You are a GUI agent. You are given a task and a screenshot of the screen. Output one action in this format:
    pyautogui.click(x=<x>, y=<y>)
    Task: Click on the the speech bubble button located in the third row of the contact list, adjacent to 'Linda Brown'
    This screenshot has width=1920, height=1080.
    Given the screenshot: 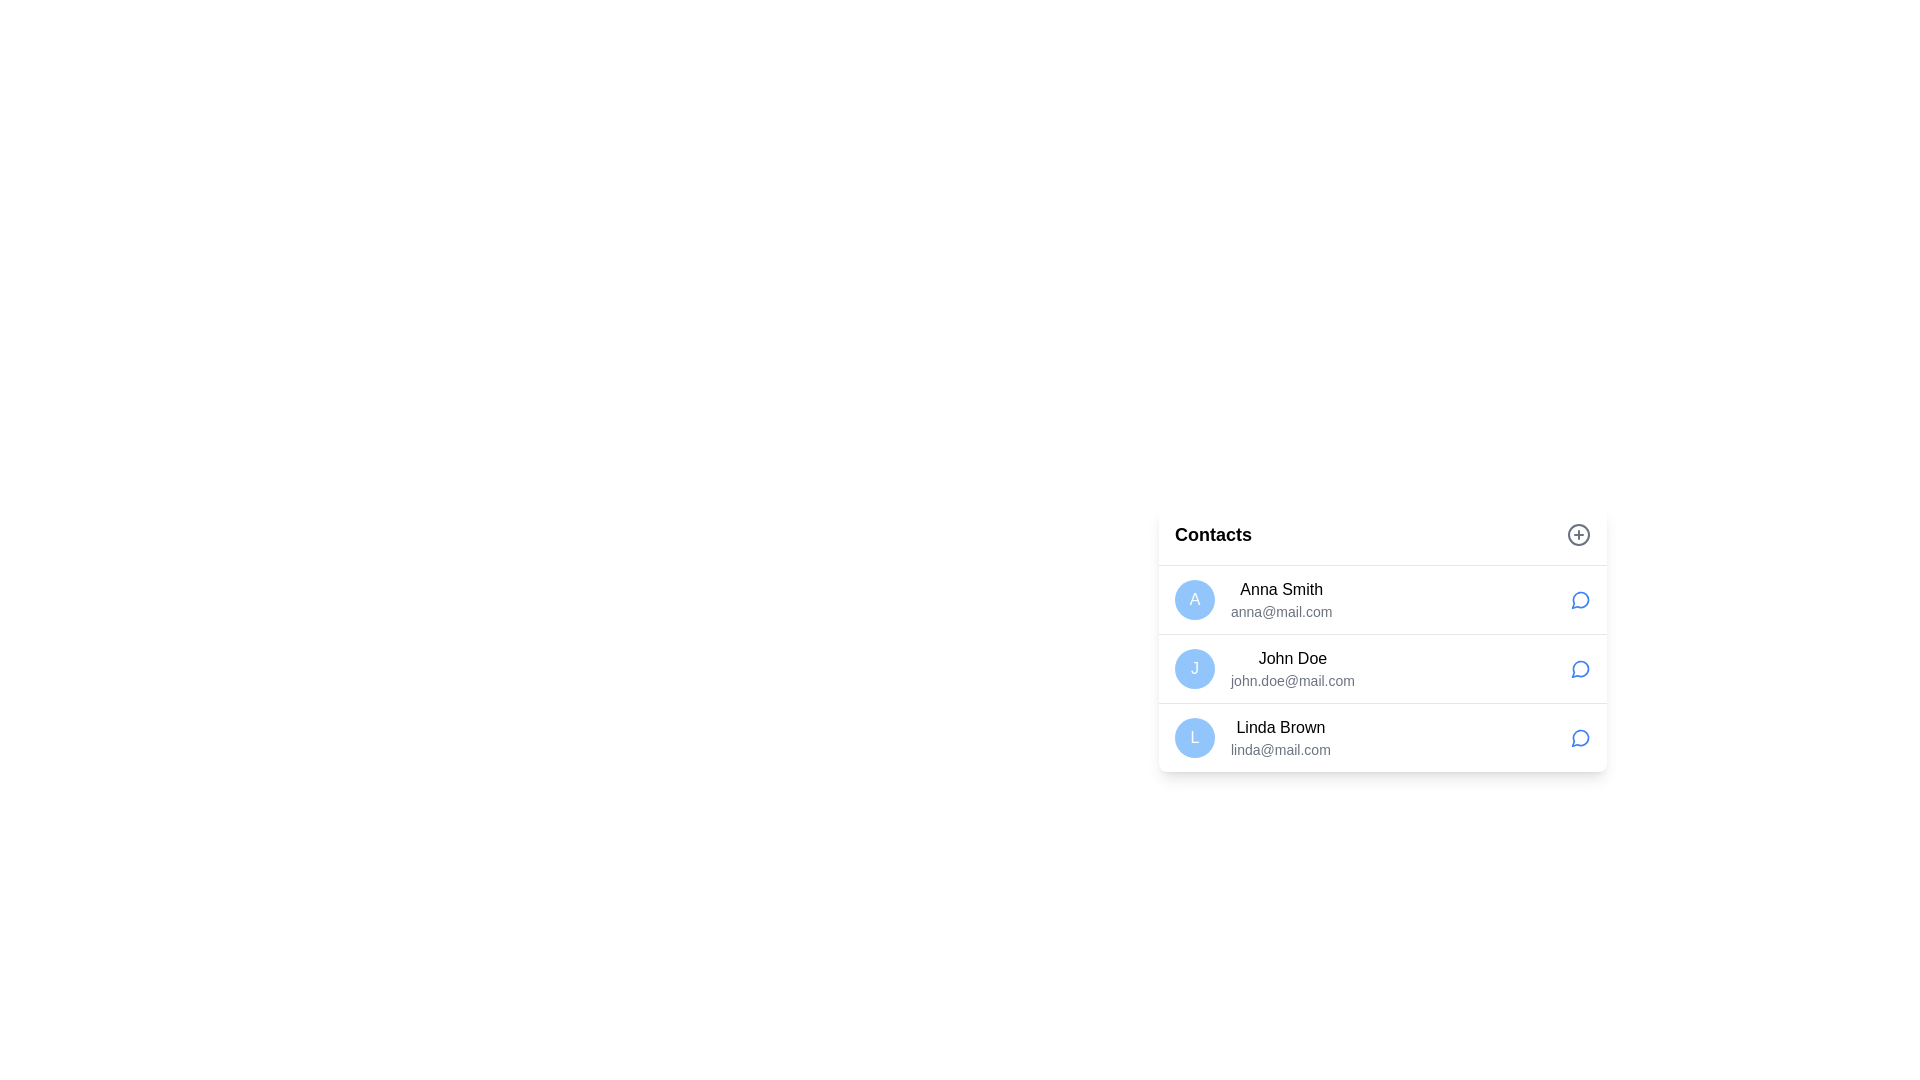 What is the action you would take?
    pyautogui.click(x=1579, y=738)
    